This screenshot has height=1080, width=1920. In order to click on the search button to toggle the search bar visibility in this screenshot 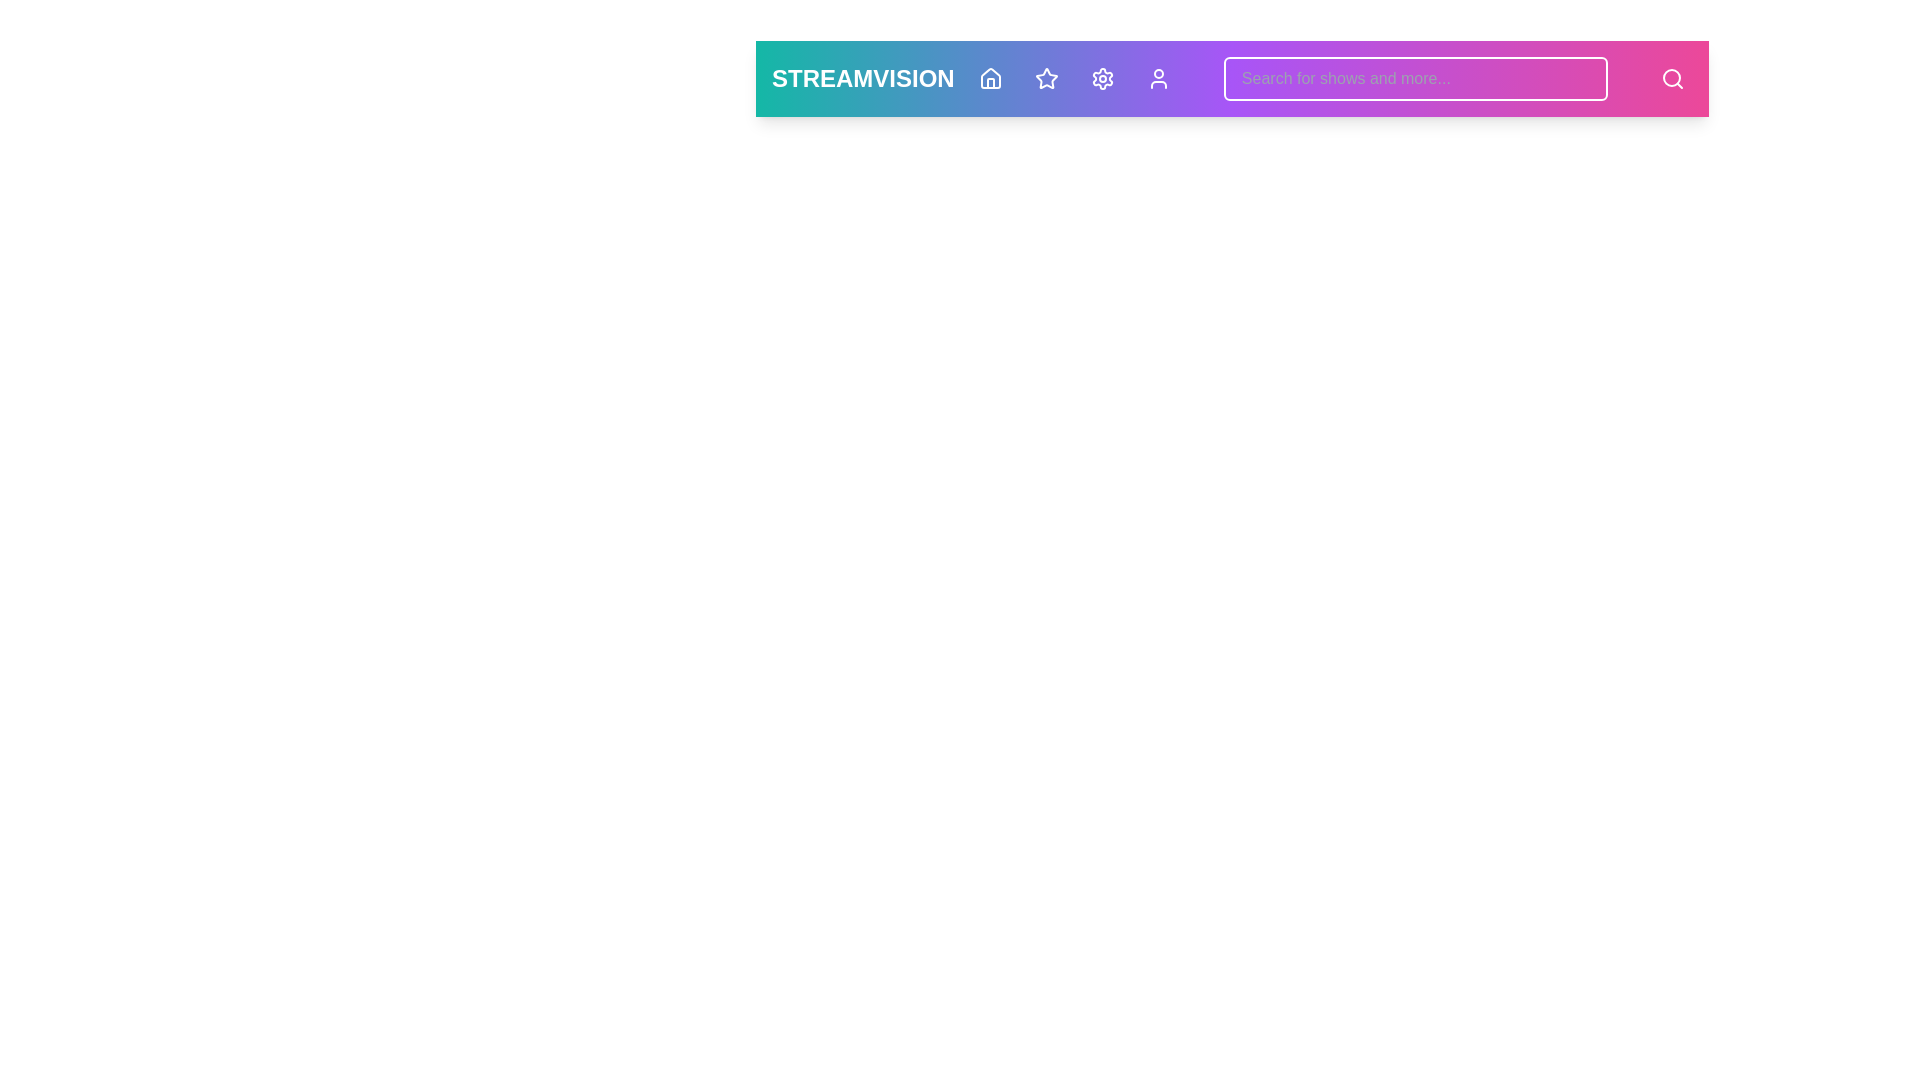, I will do `click(1673, 77)`.